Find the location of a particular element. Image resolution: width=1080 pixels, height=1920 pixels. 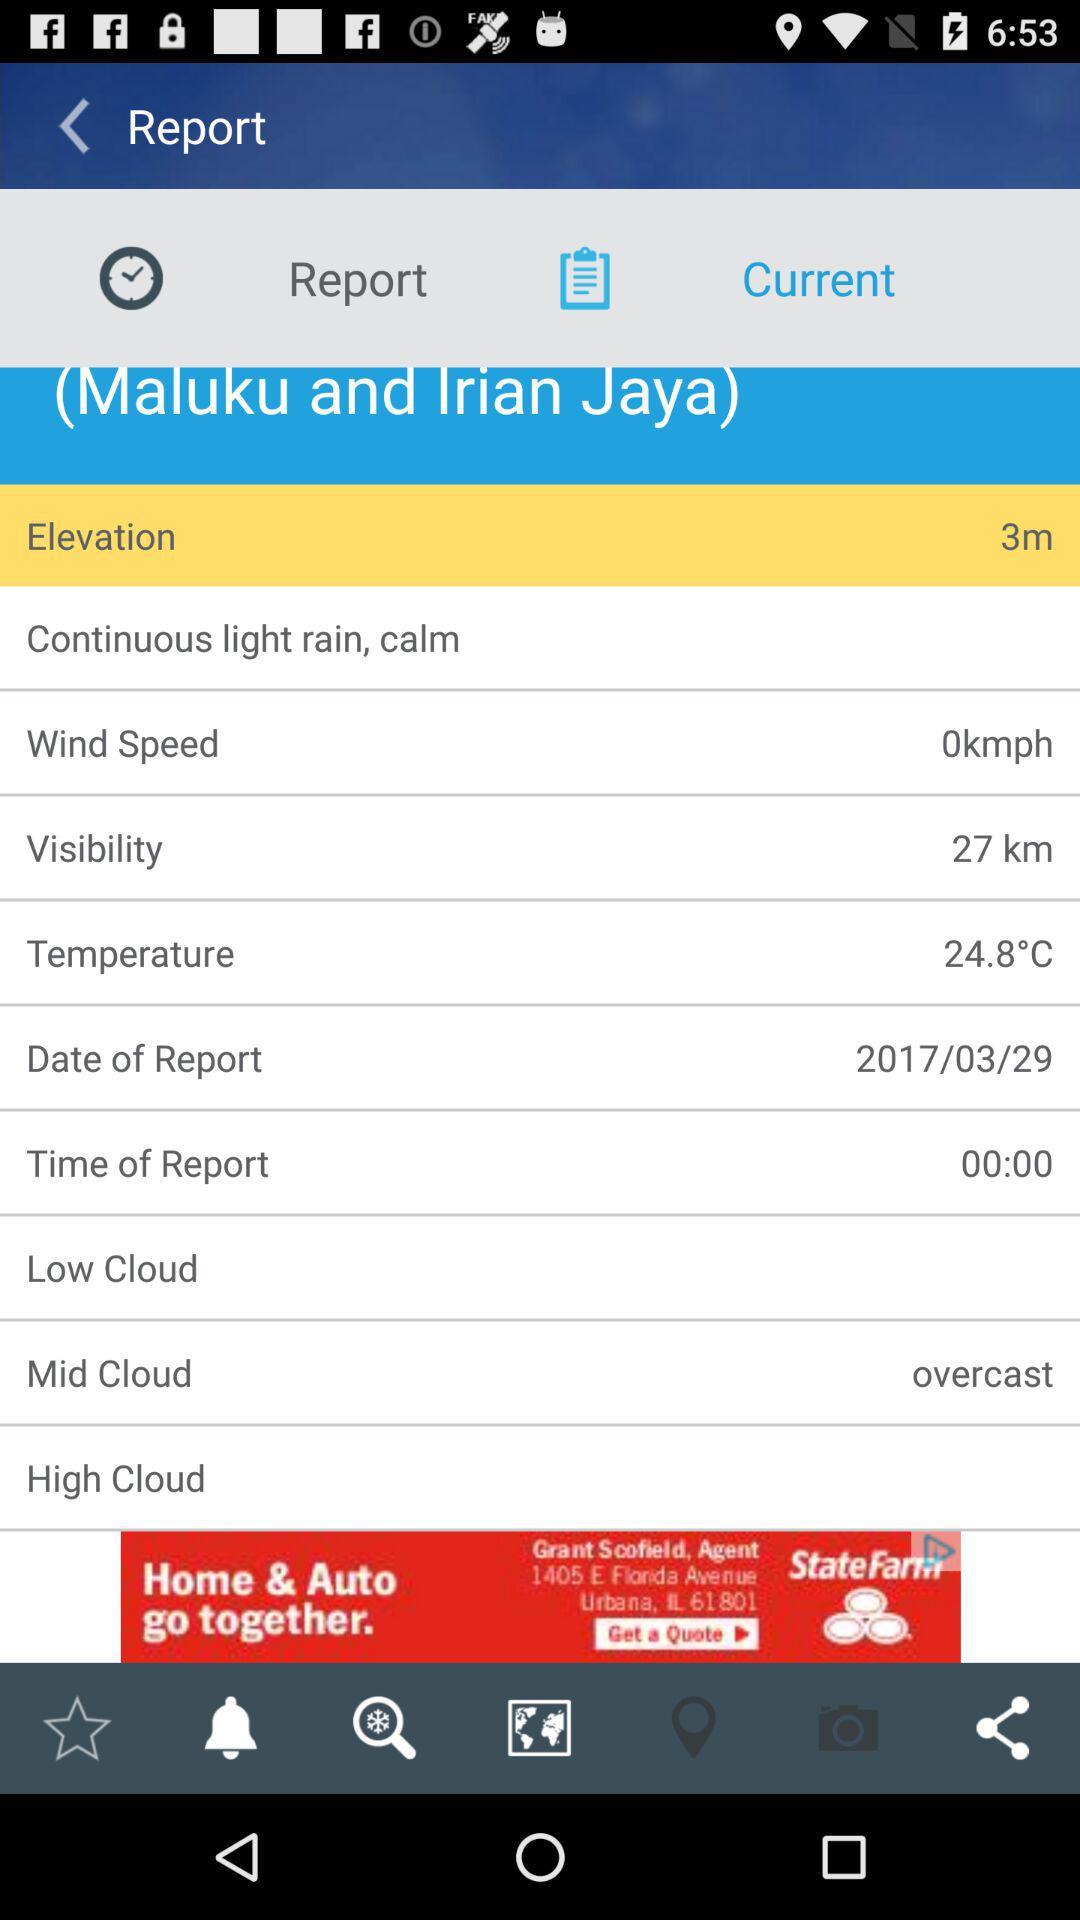

menu page is located at coordinates (540, 1596).